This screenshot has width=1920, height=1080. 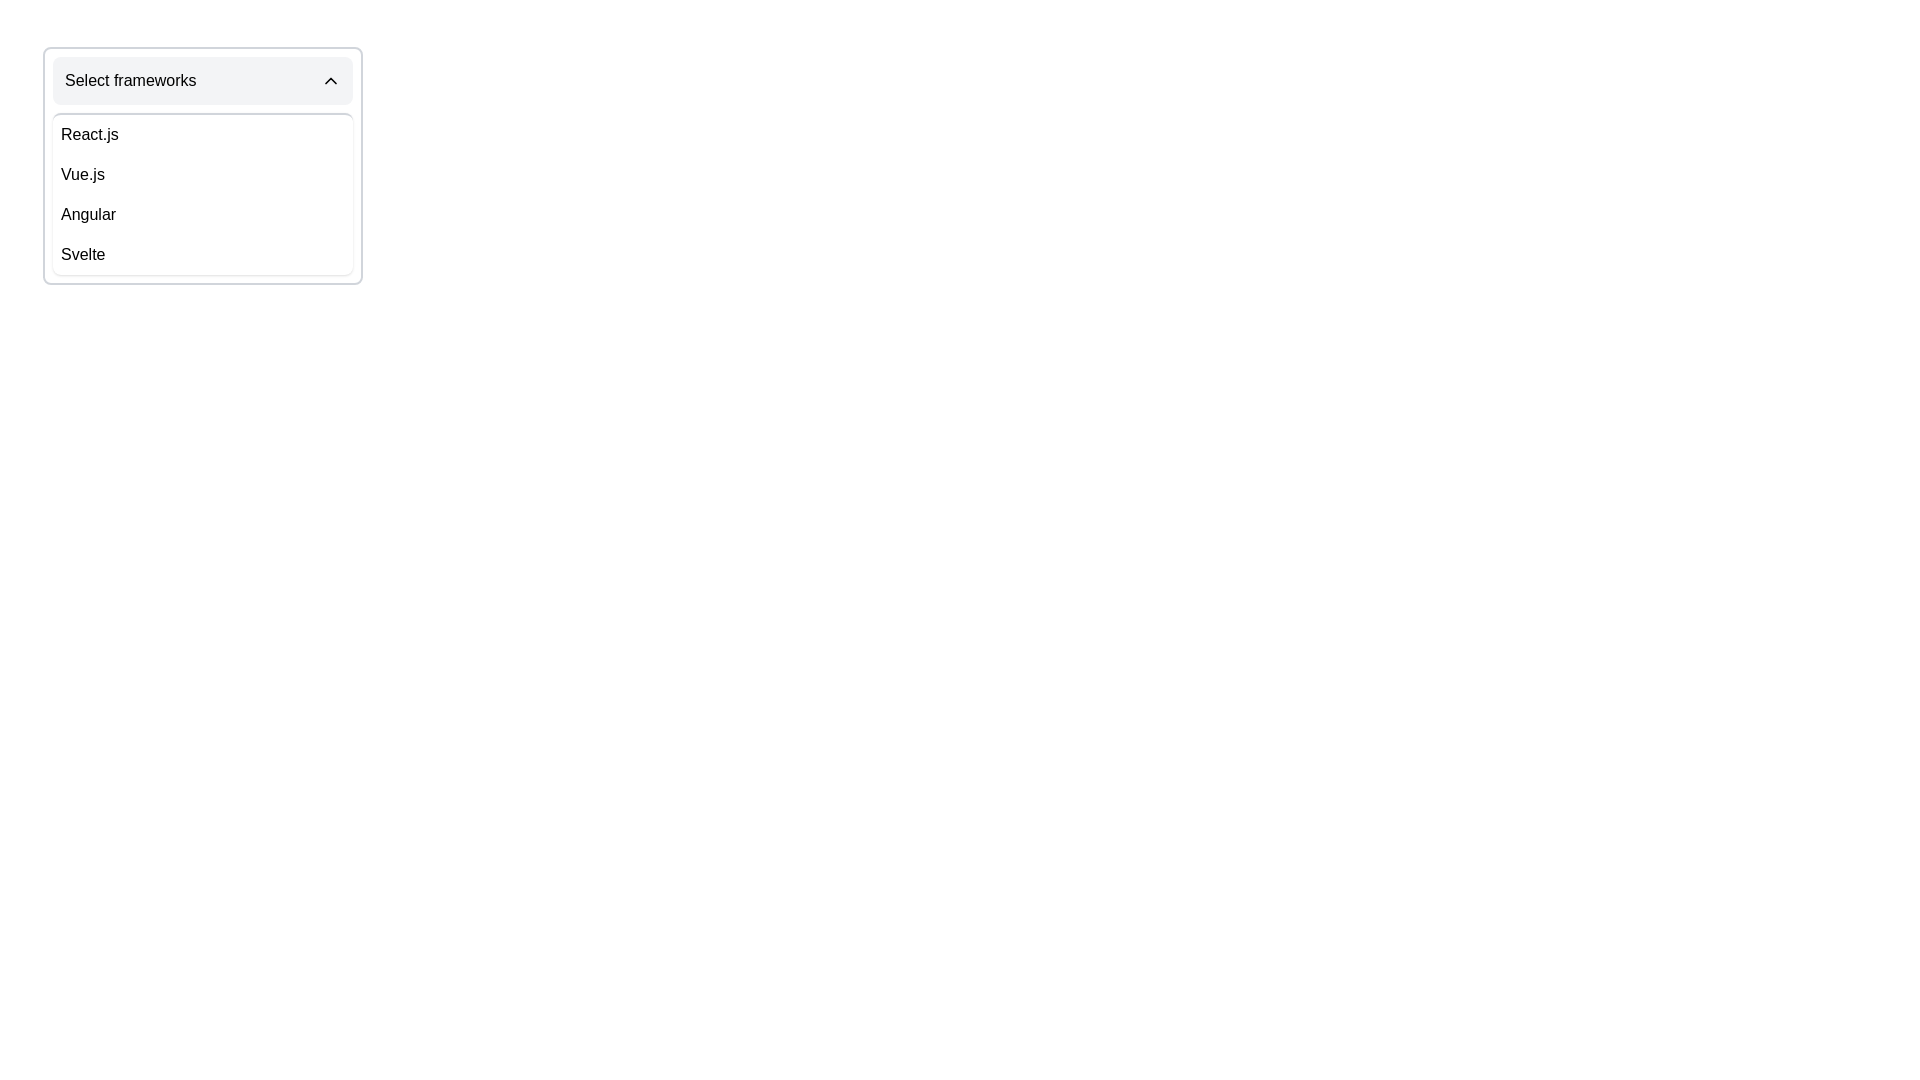 I want to click on the fourth item in the dropdown menu, so click(x=202, y=253).